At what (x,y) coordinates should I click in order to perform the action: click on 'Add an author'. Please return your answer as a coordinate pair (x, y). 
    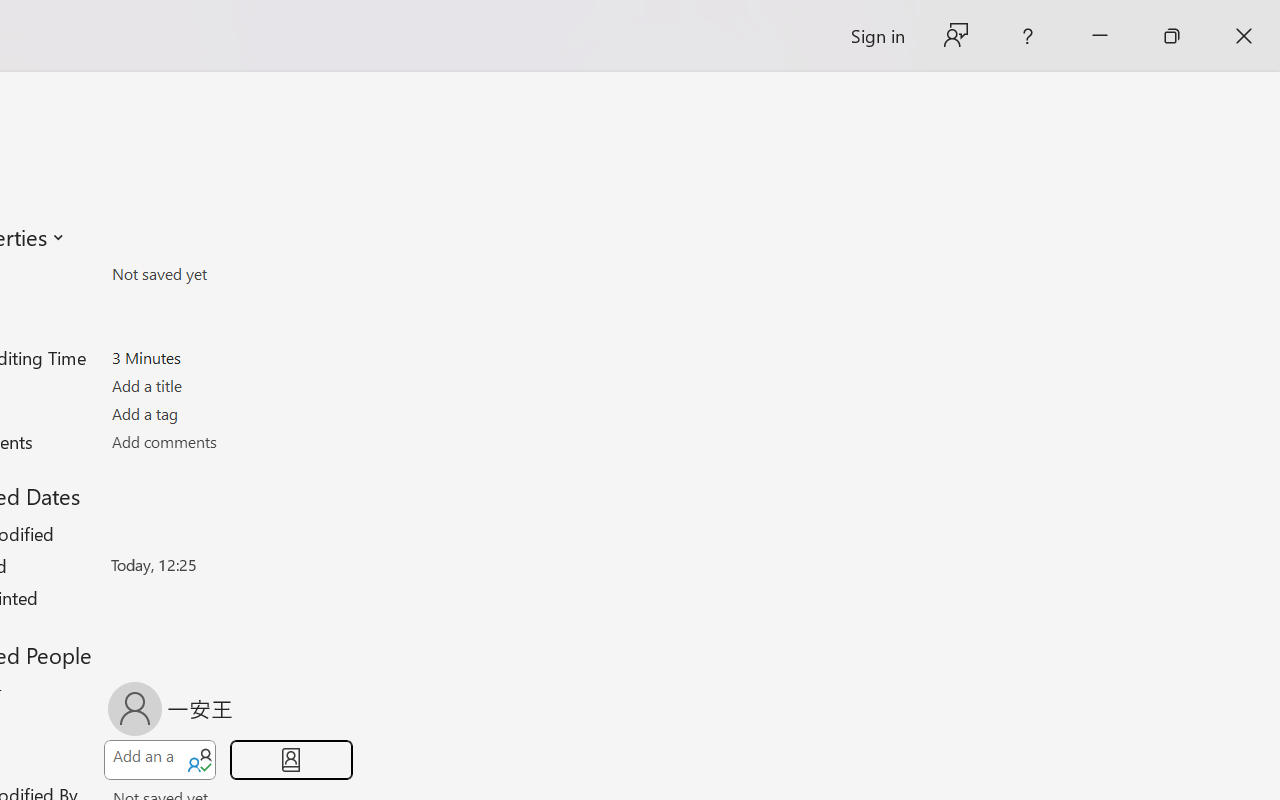
    Looking at the image, I should click on (141, 760).